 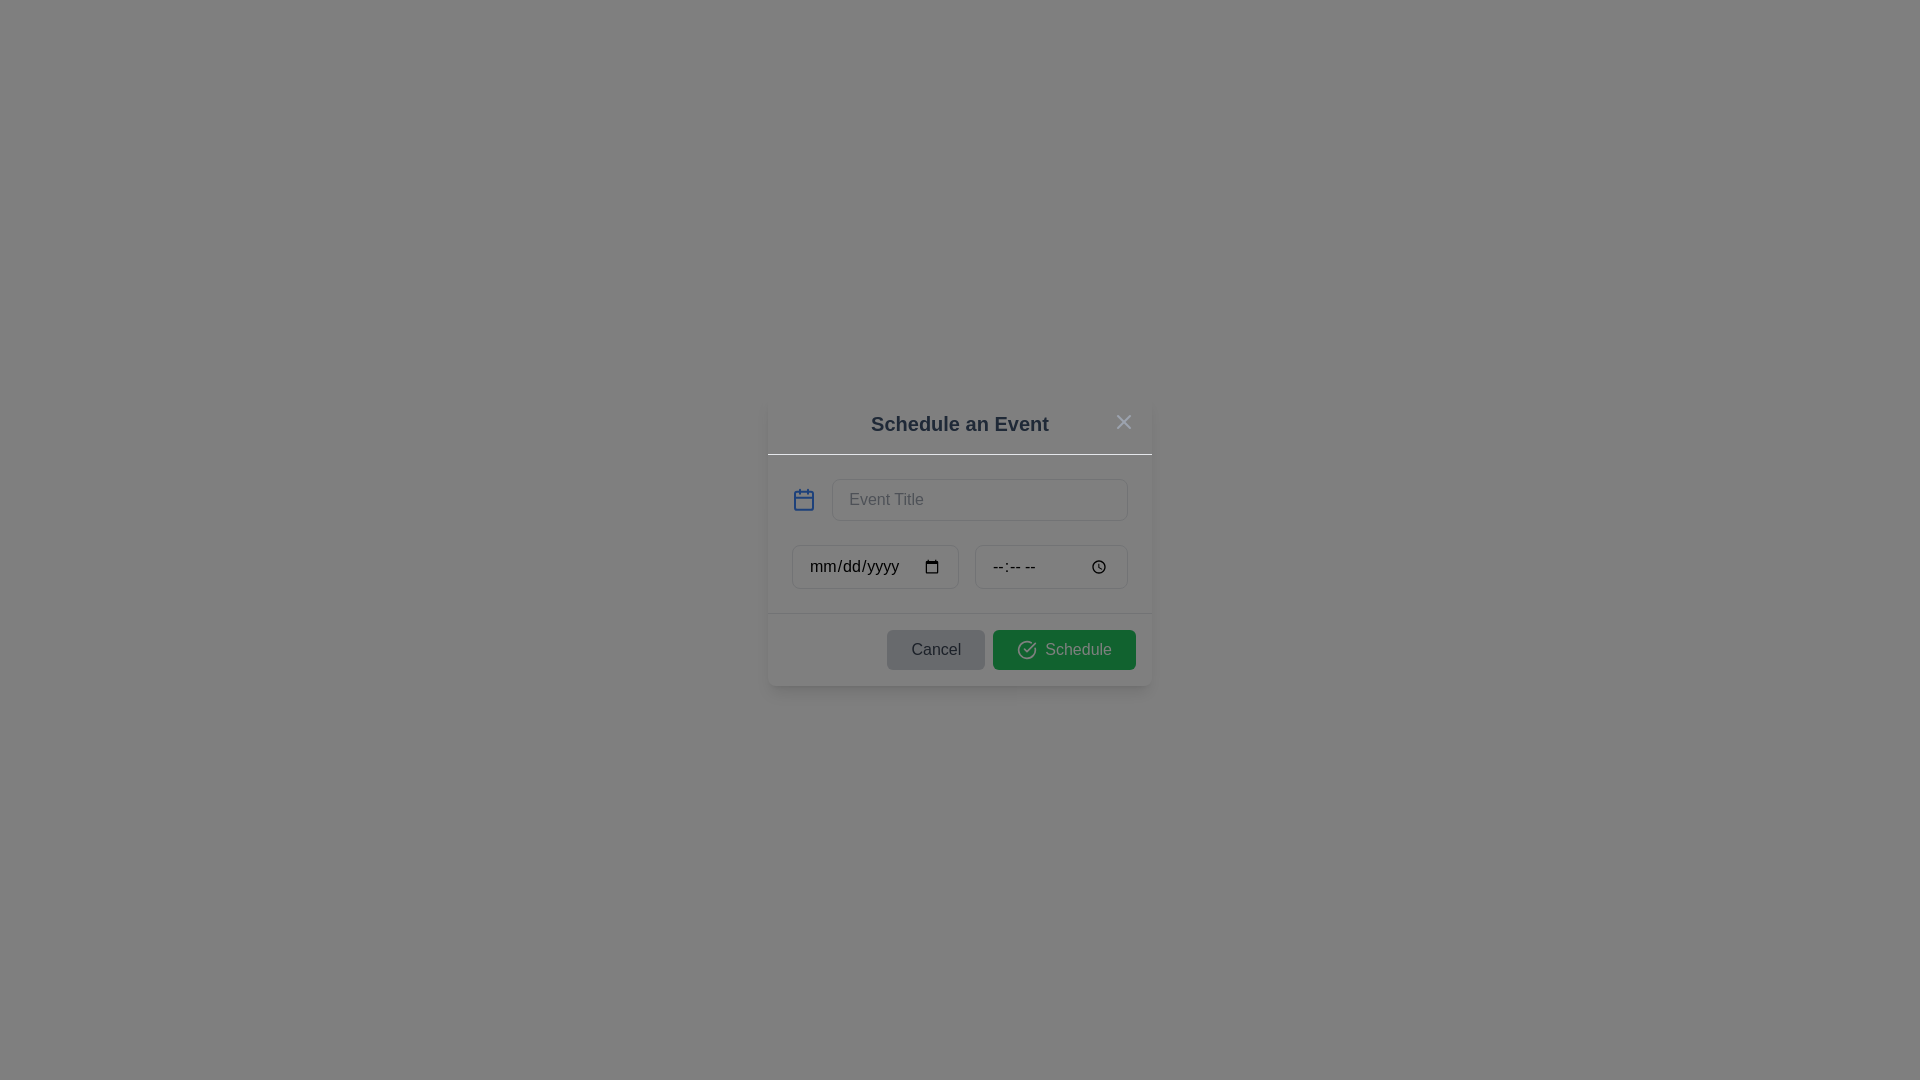 What do you see at coordinates (960, 423) in the screenshot?
I see `header text located at the uppermost part of the modal, which serves as the title or context for the modal's content` at bounding box center [960, 423].